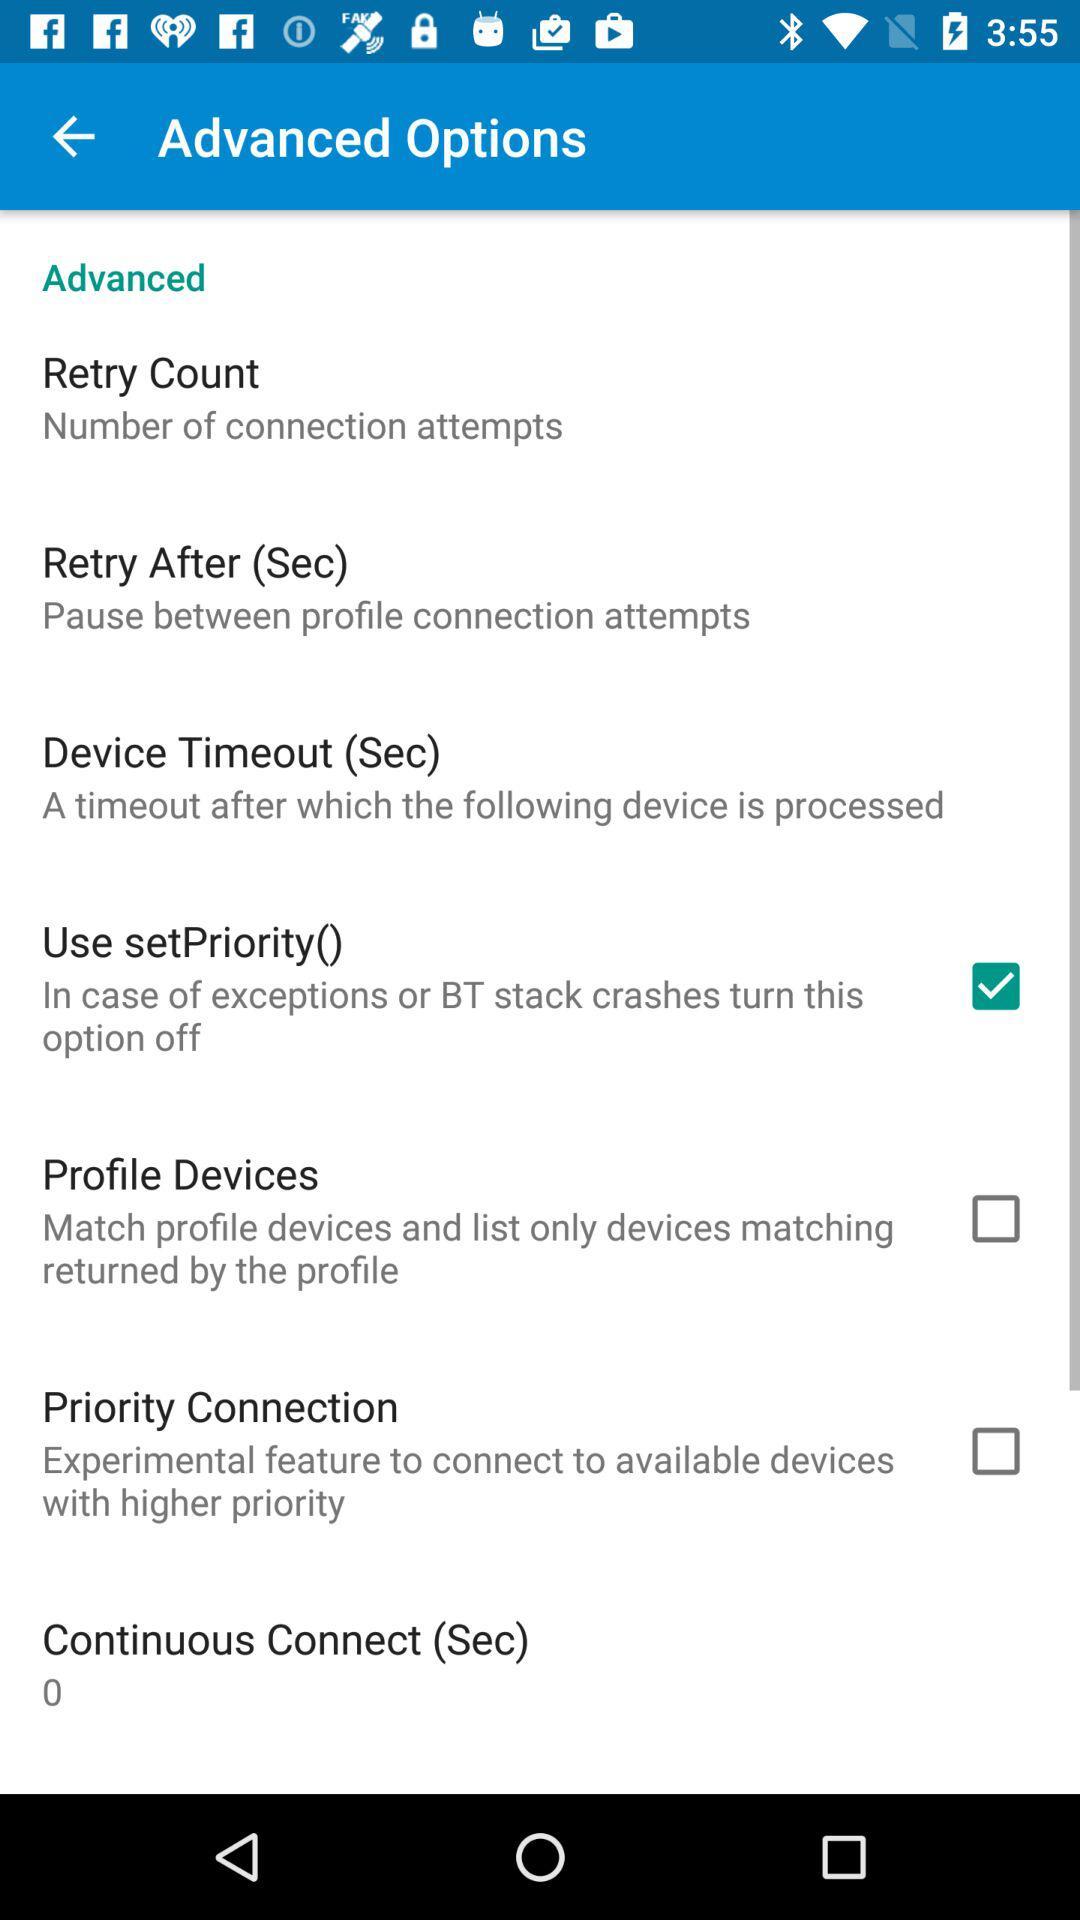 This screenshot has height=1920, width=1080. I want to click on the icon below a timeout after, so click(192, 939).